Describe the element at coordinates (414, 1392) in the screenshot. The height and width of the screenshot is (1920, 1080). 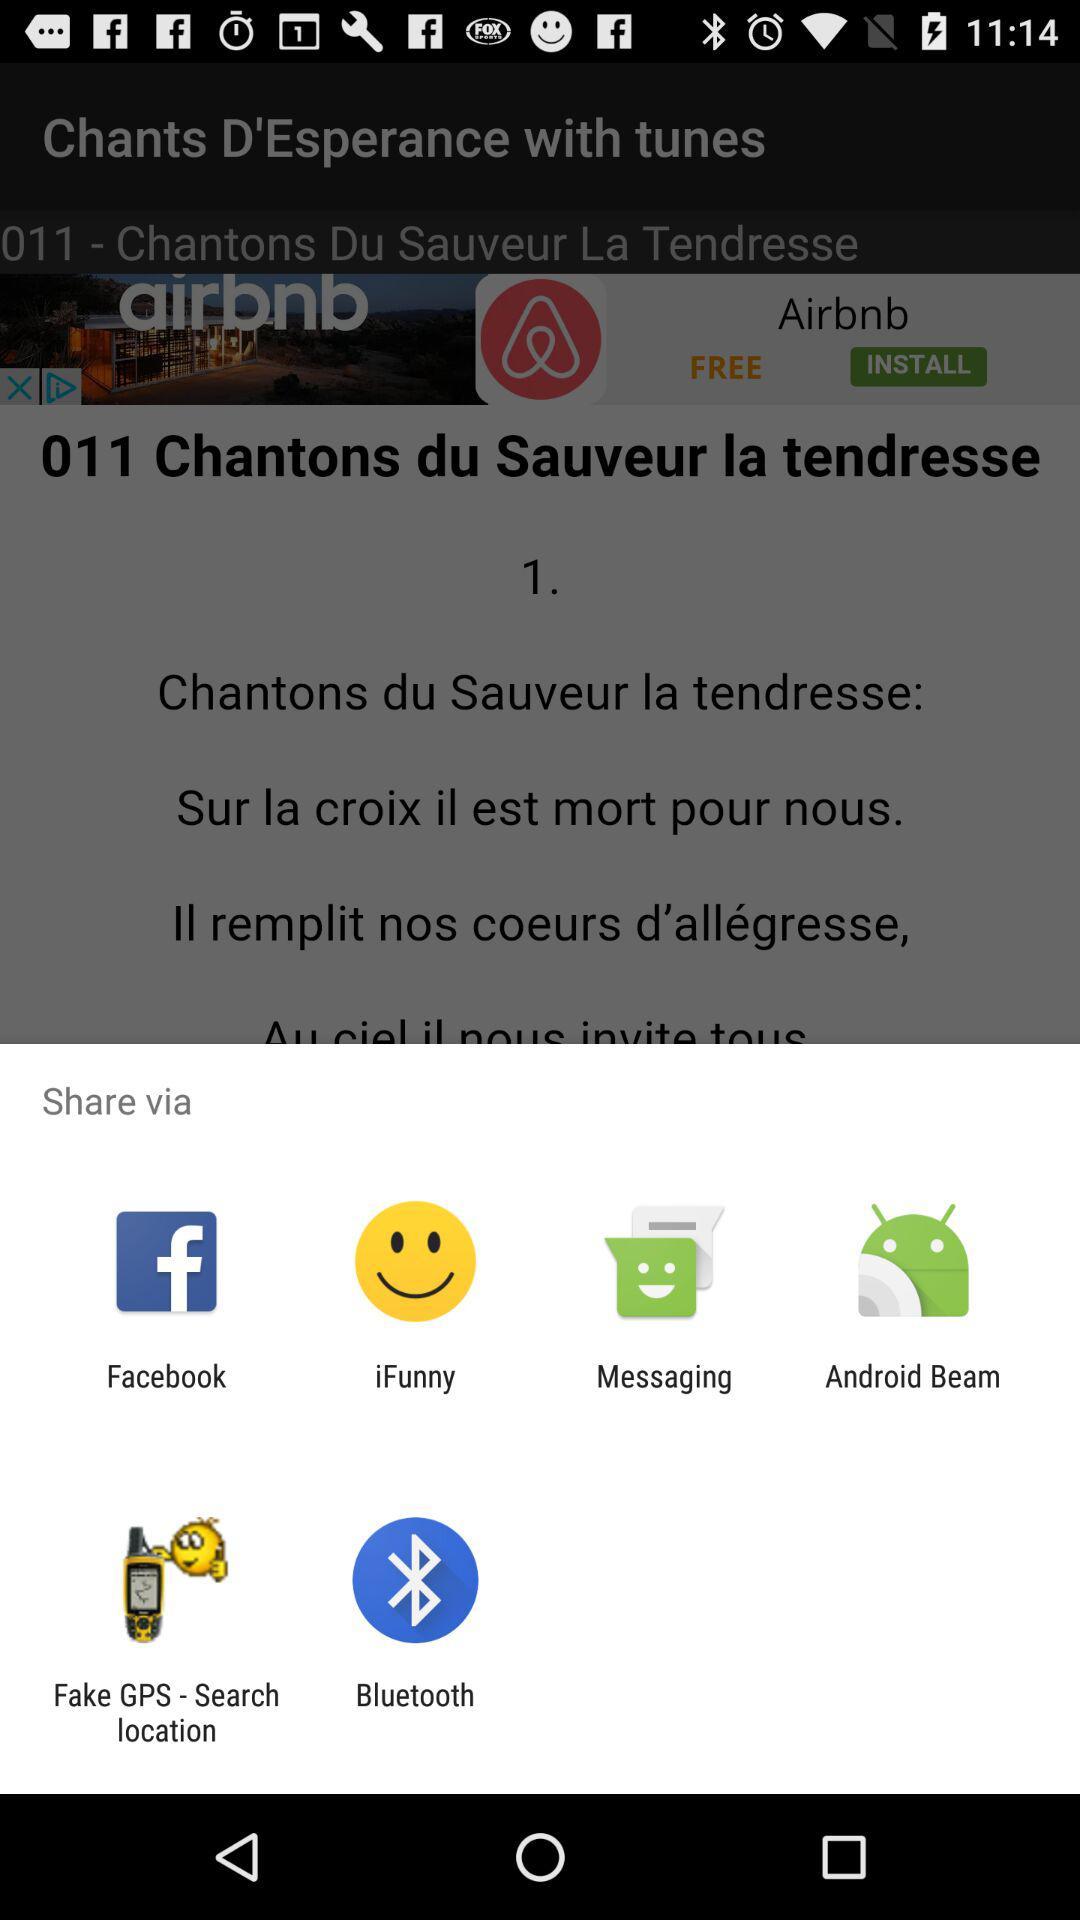
I see `ifunny item` at that location.